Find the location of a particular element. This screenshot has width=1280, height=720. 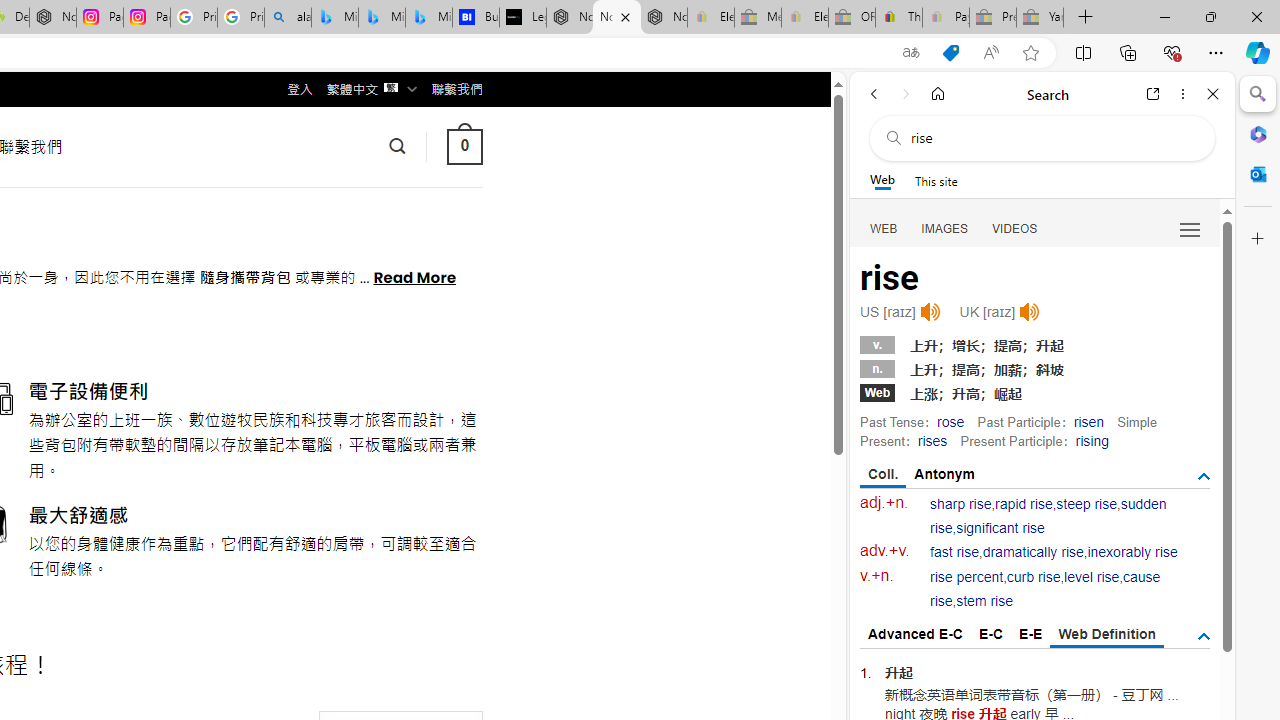

'stem rise' is located at coordinates (984, 600).